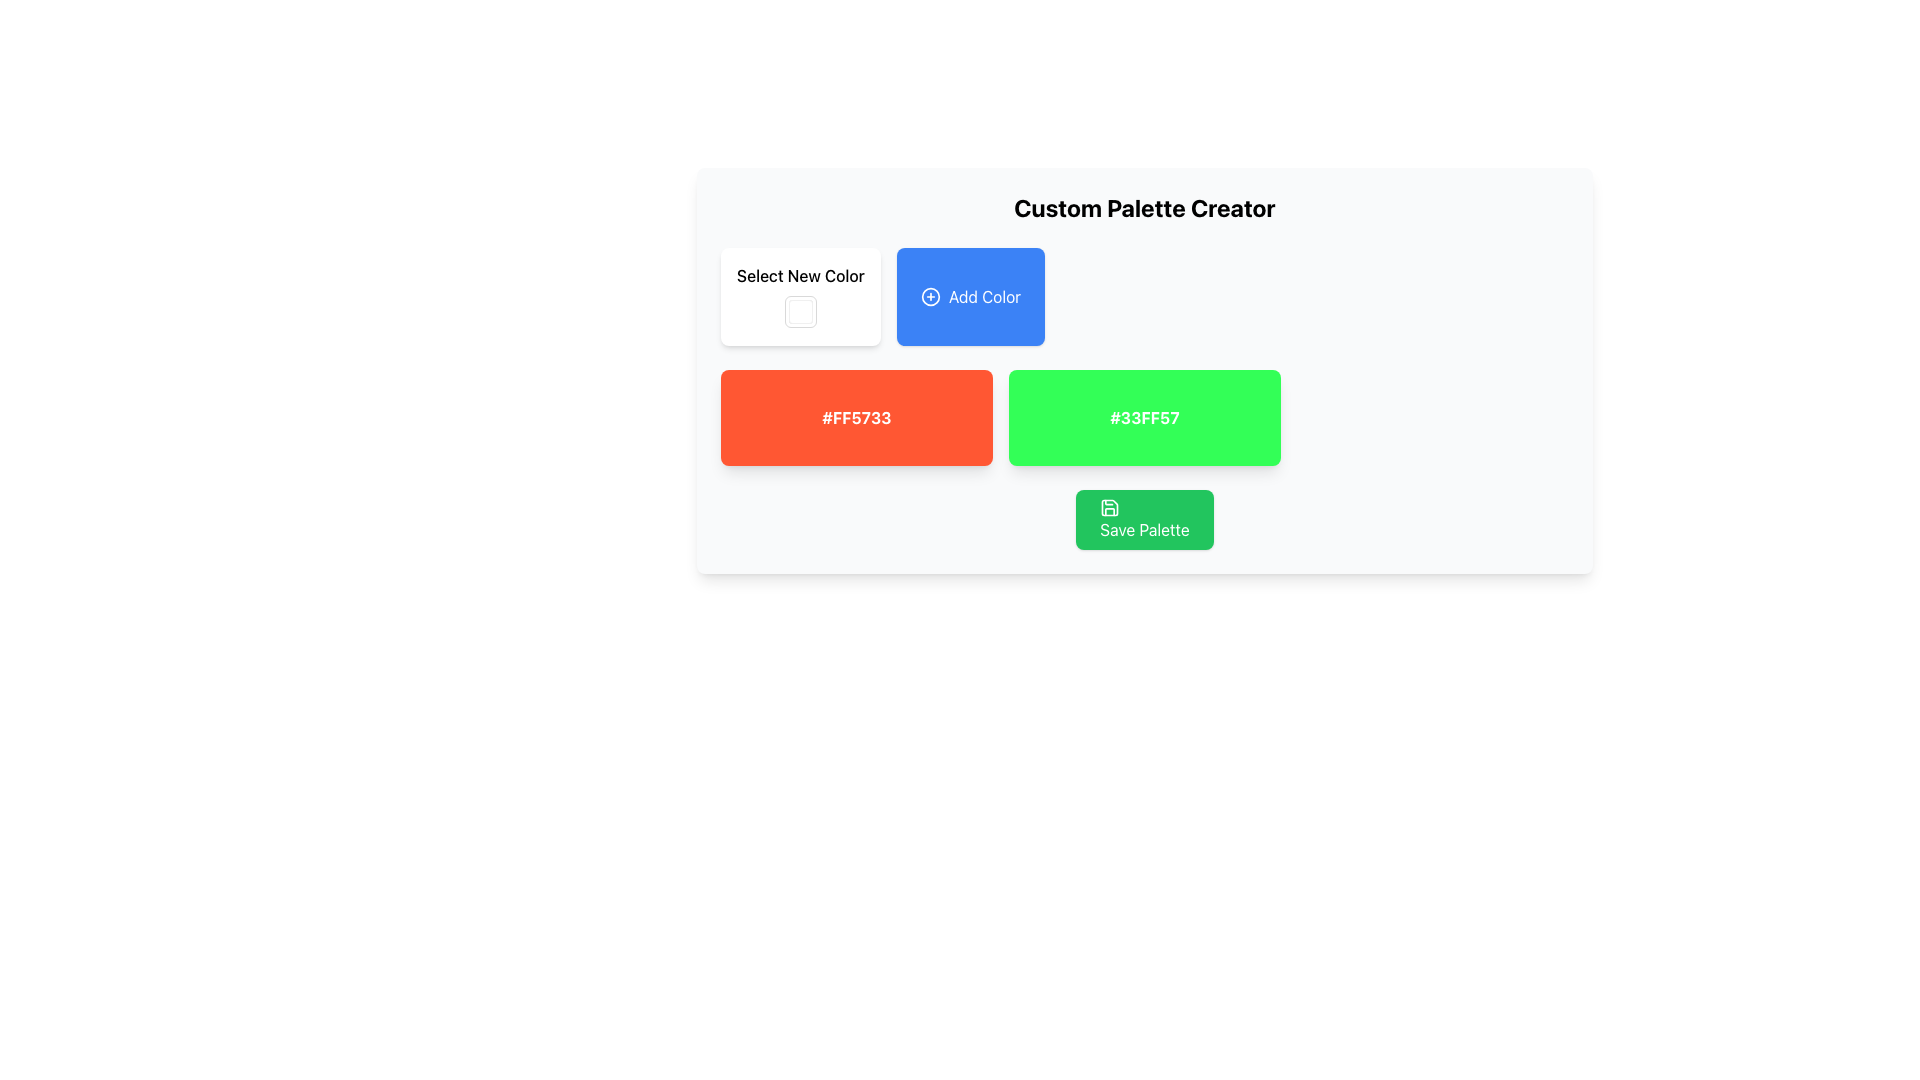  I want to click on the first colored box in the palette generator interface, which is orange-red (#FF5733) and located beneath the 'Select New Color' and 'Add Color' buttons, so click(857, 416).